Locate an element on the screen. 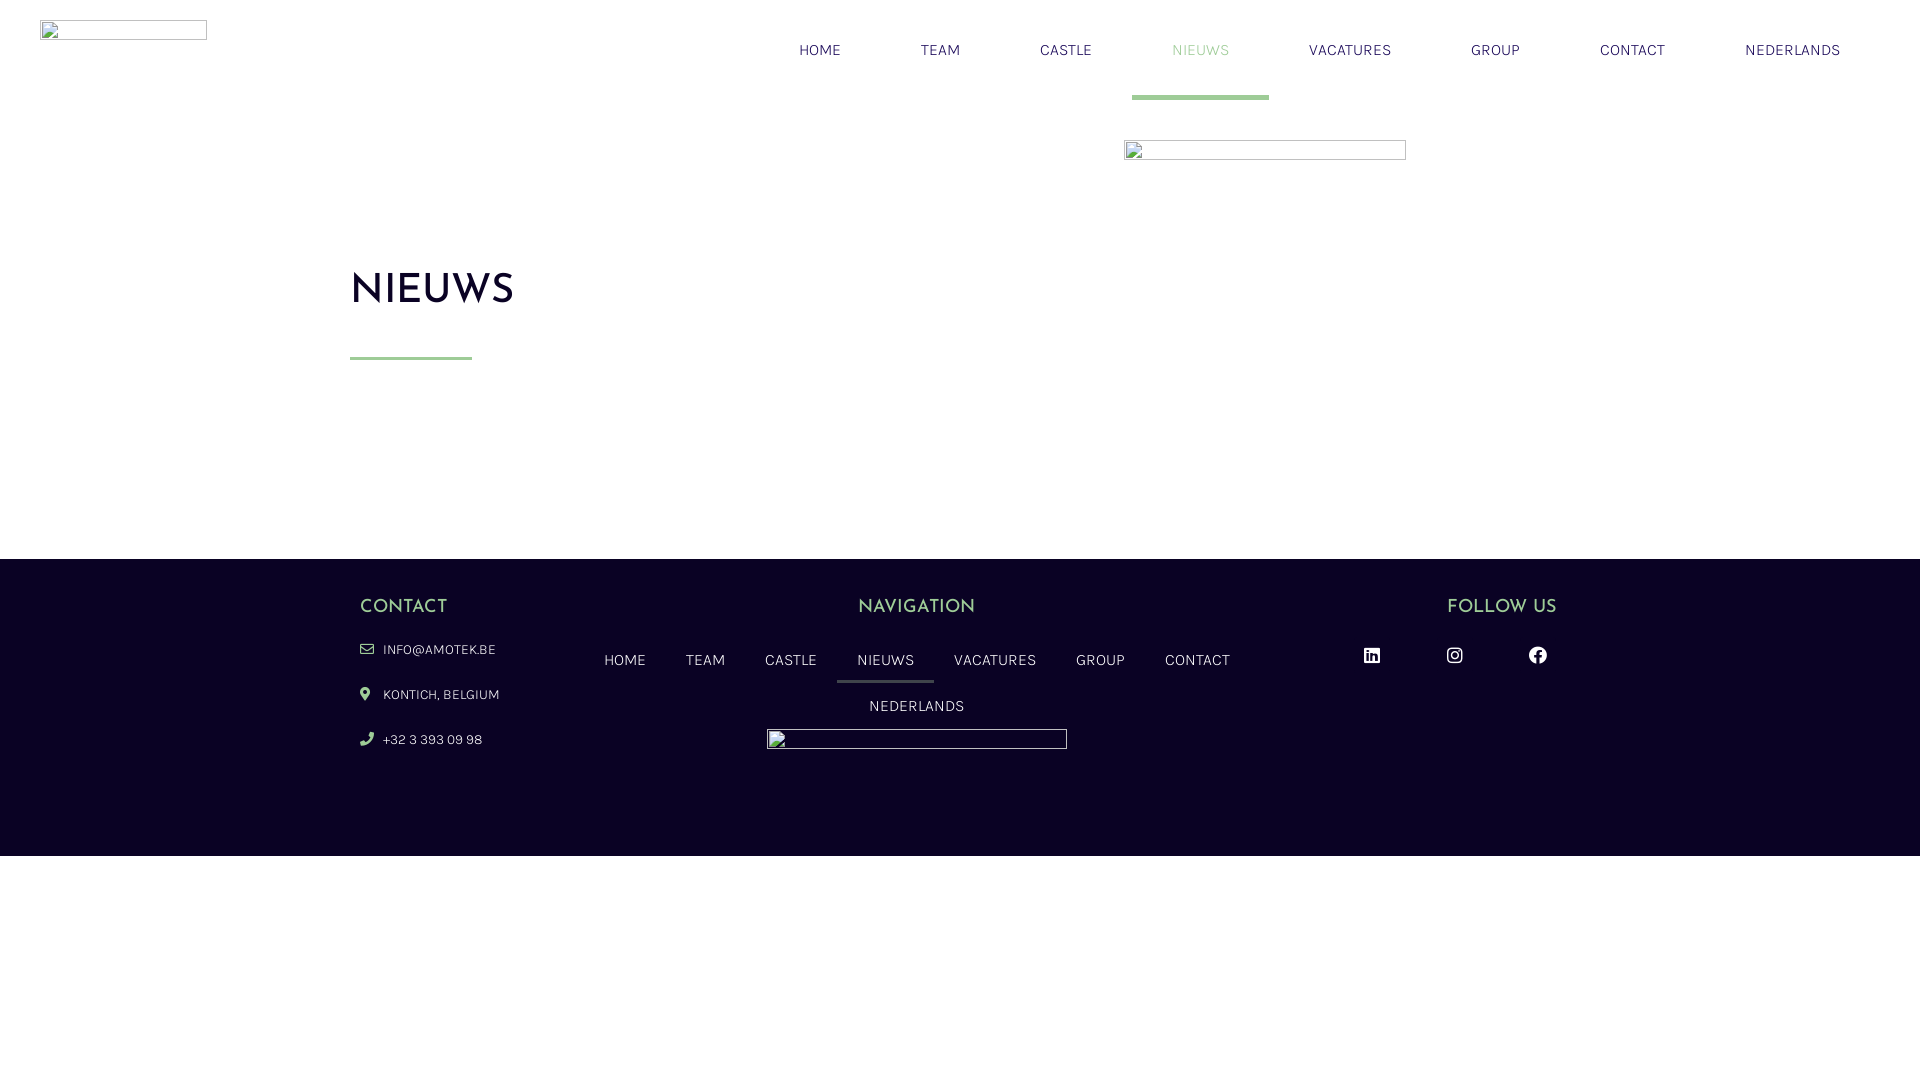 This screenshot has height=1080, width=1920. 'NEDERLANDS' is located at coordinates (915, 704).